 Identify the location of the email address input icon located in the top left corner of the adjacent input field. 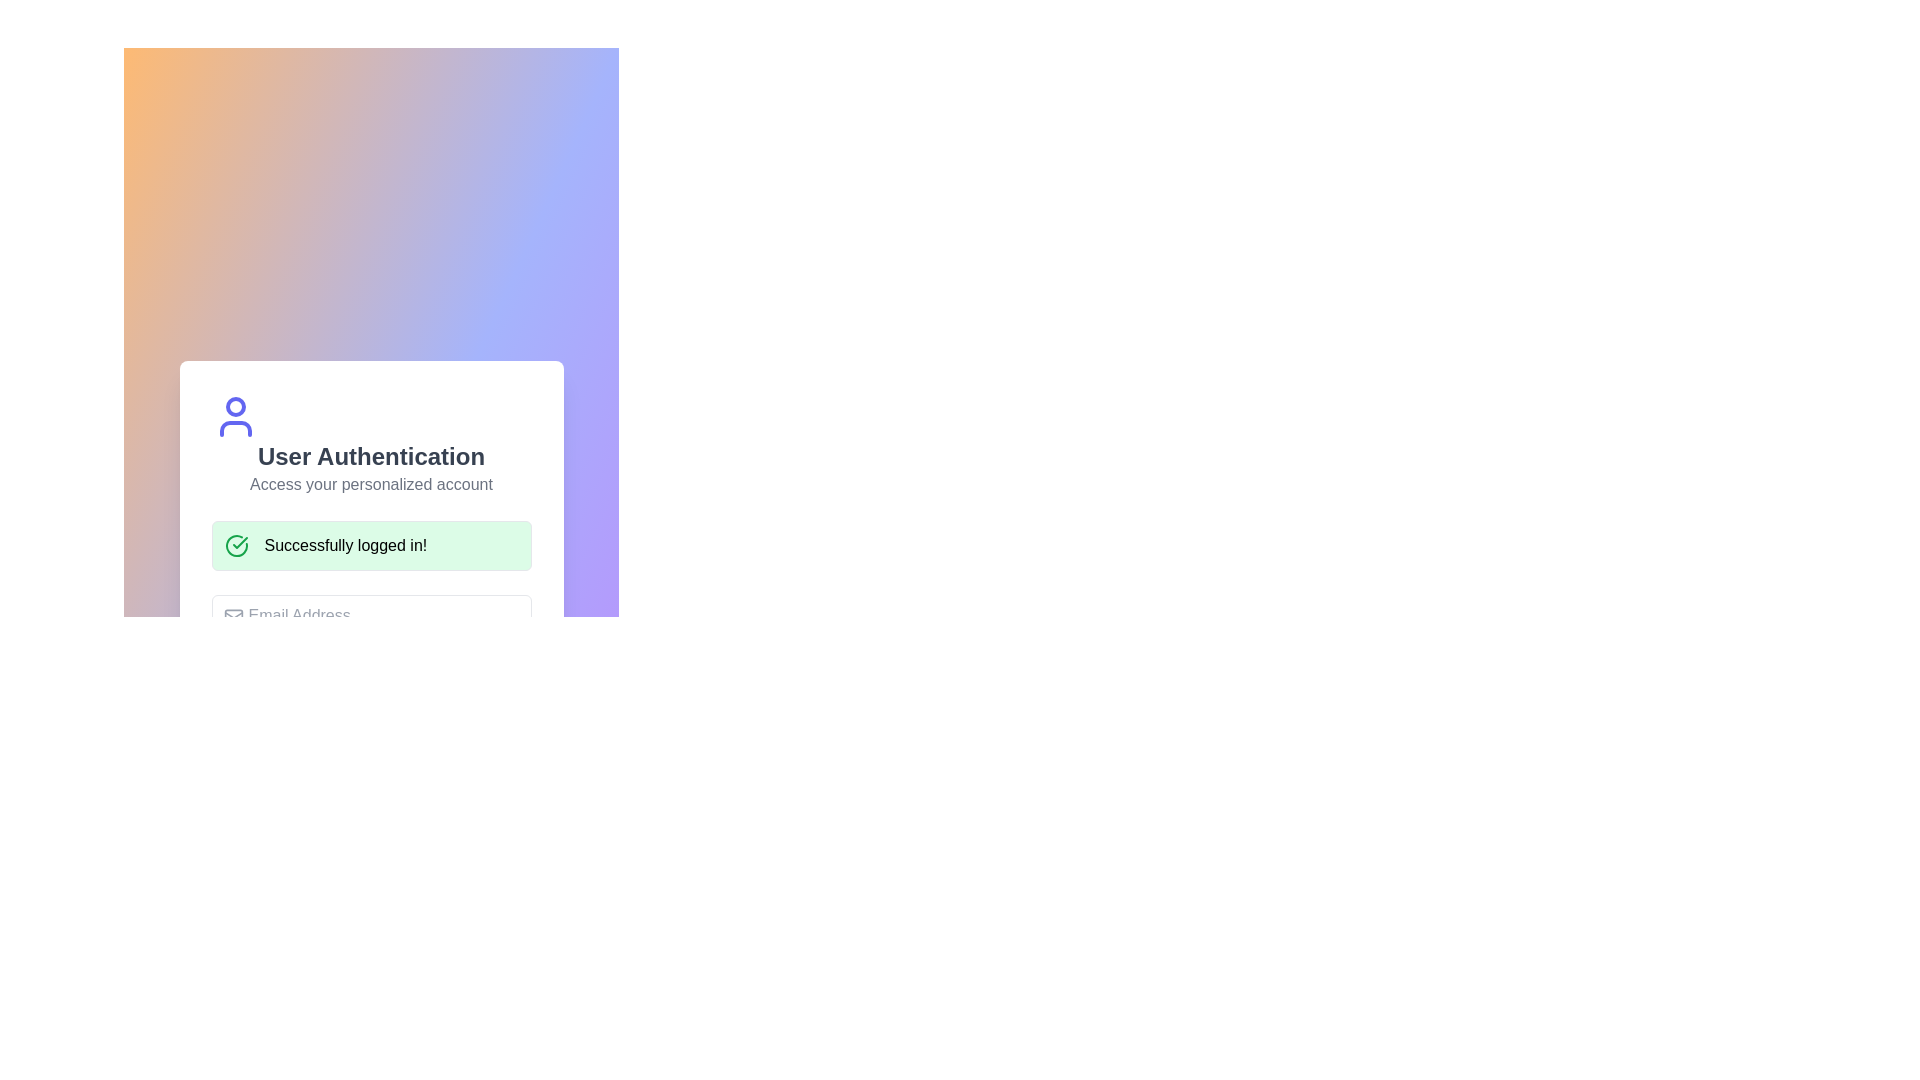
(233, 616).